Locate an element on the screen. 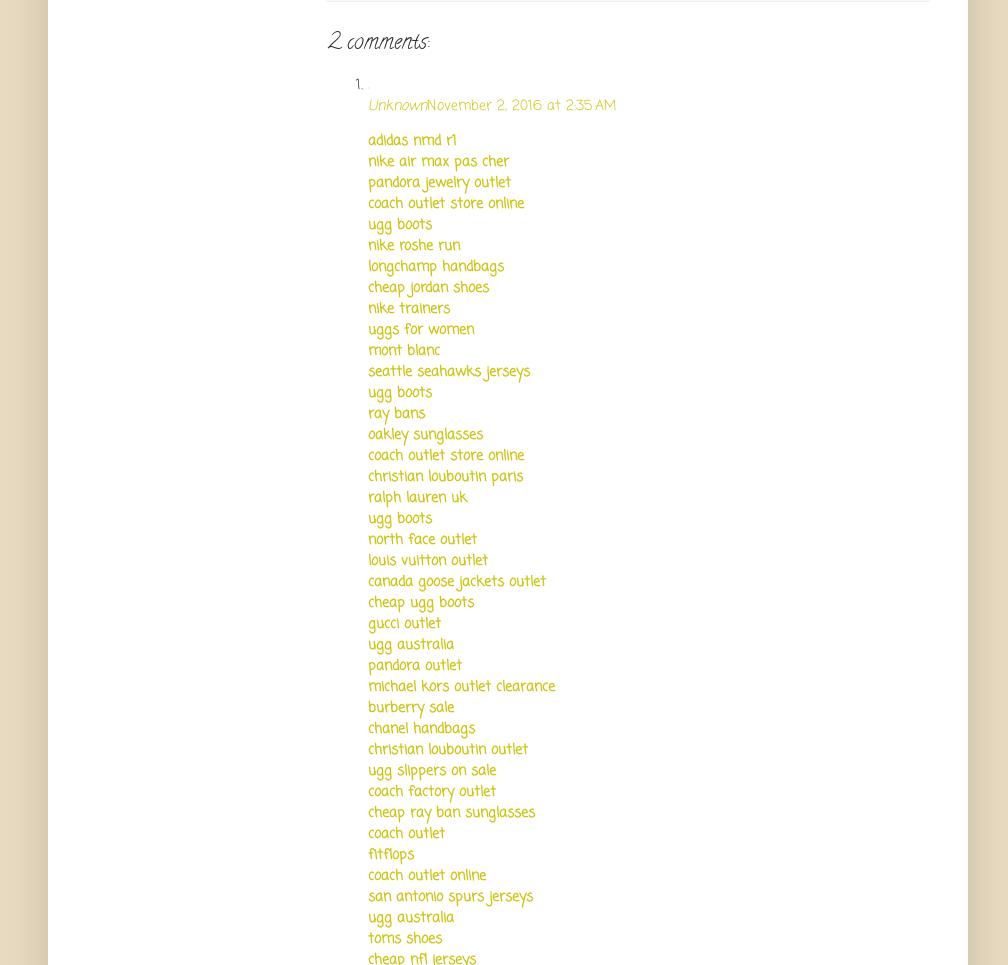 Image resolution: width=1008 pixels, height=965 pixels. '2 comments:' is located at coordinates (378, 43).